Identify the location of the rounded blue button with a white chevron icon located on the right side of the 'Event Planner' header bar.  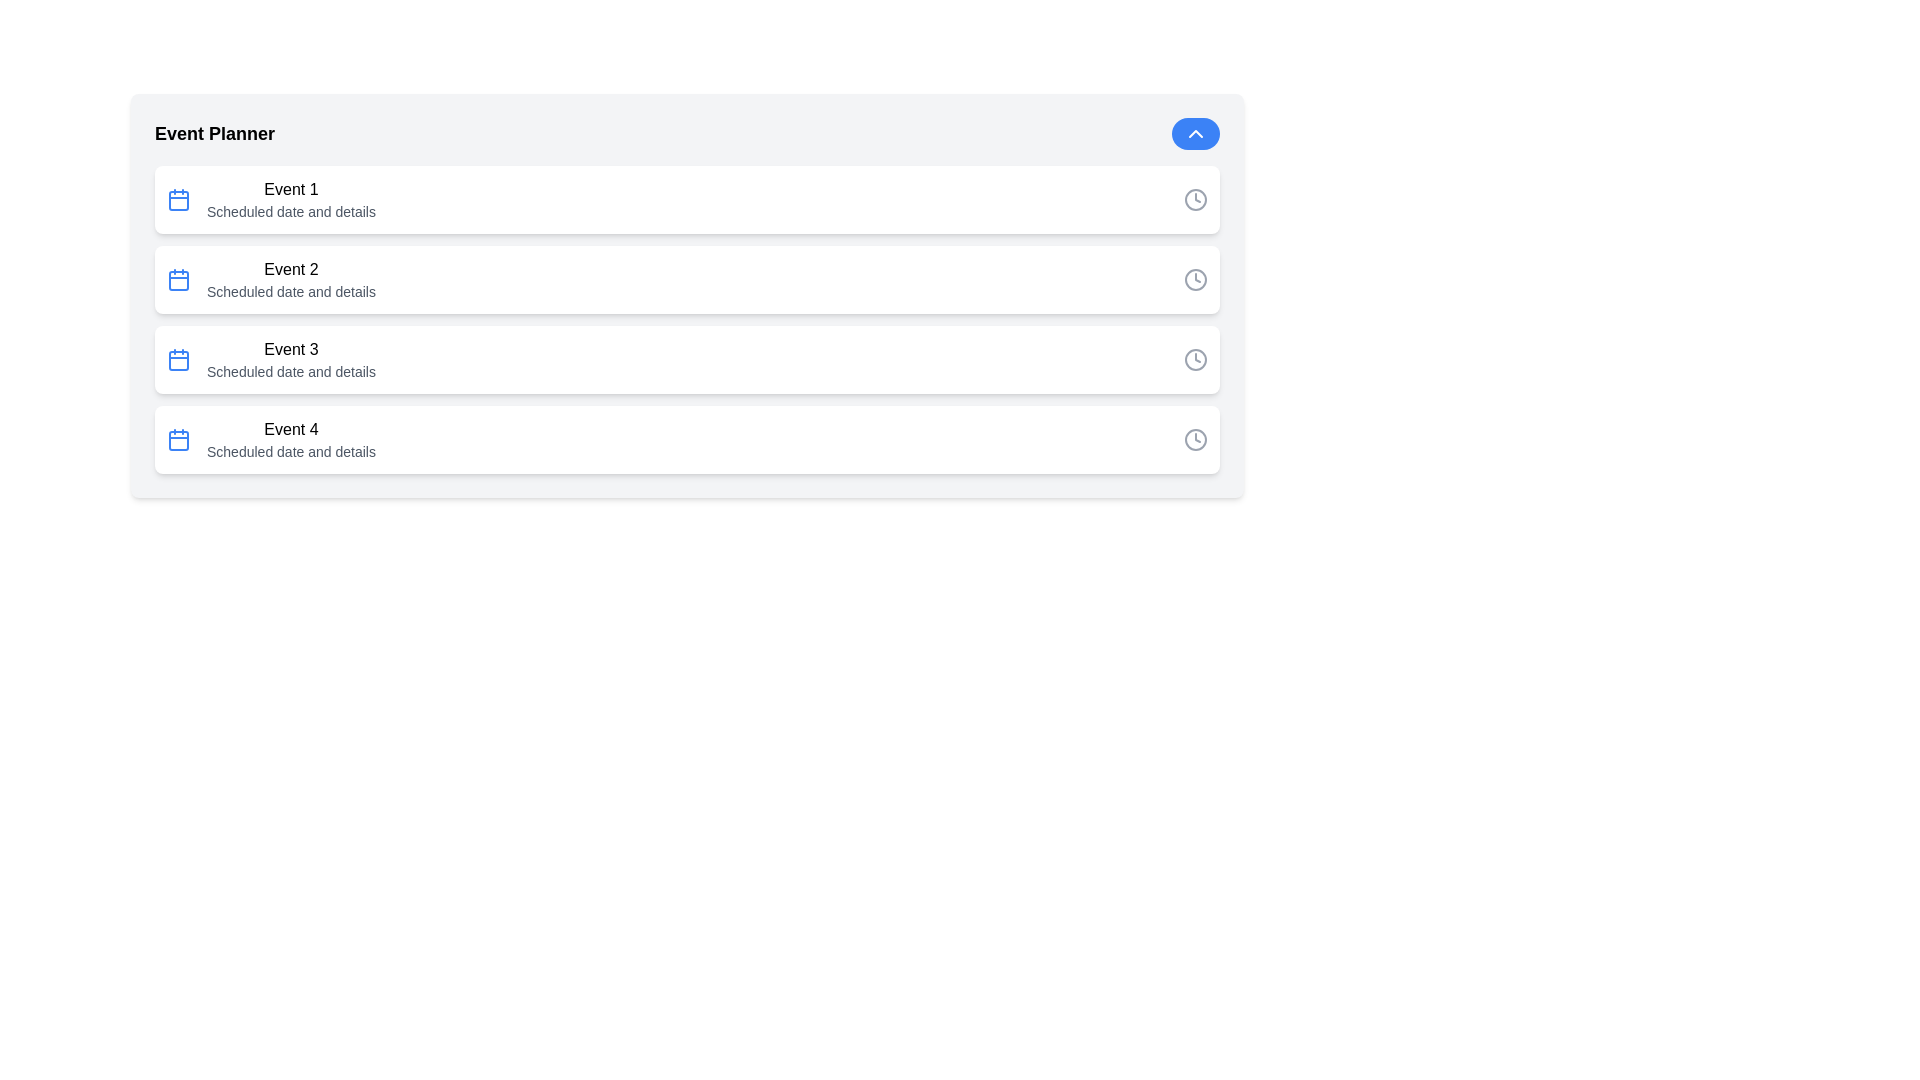
(1195, 134).